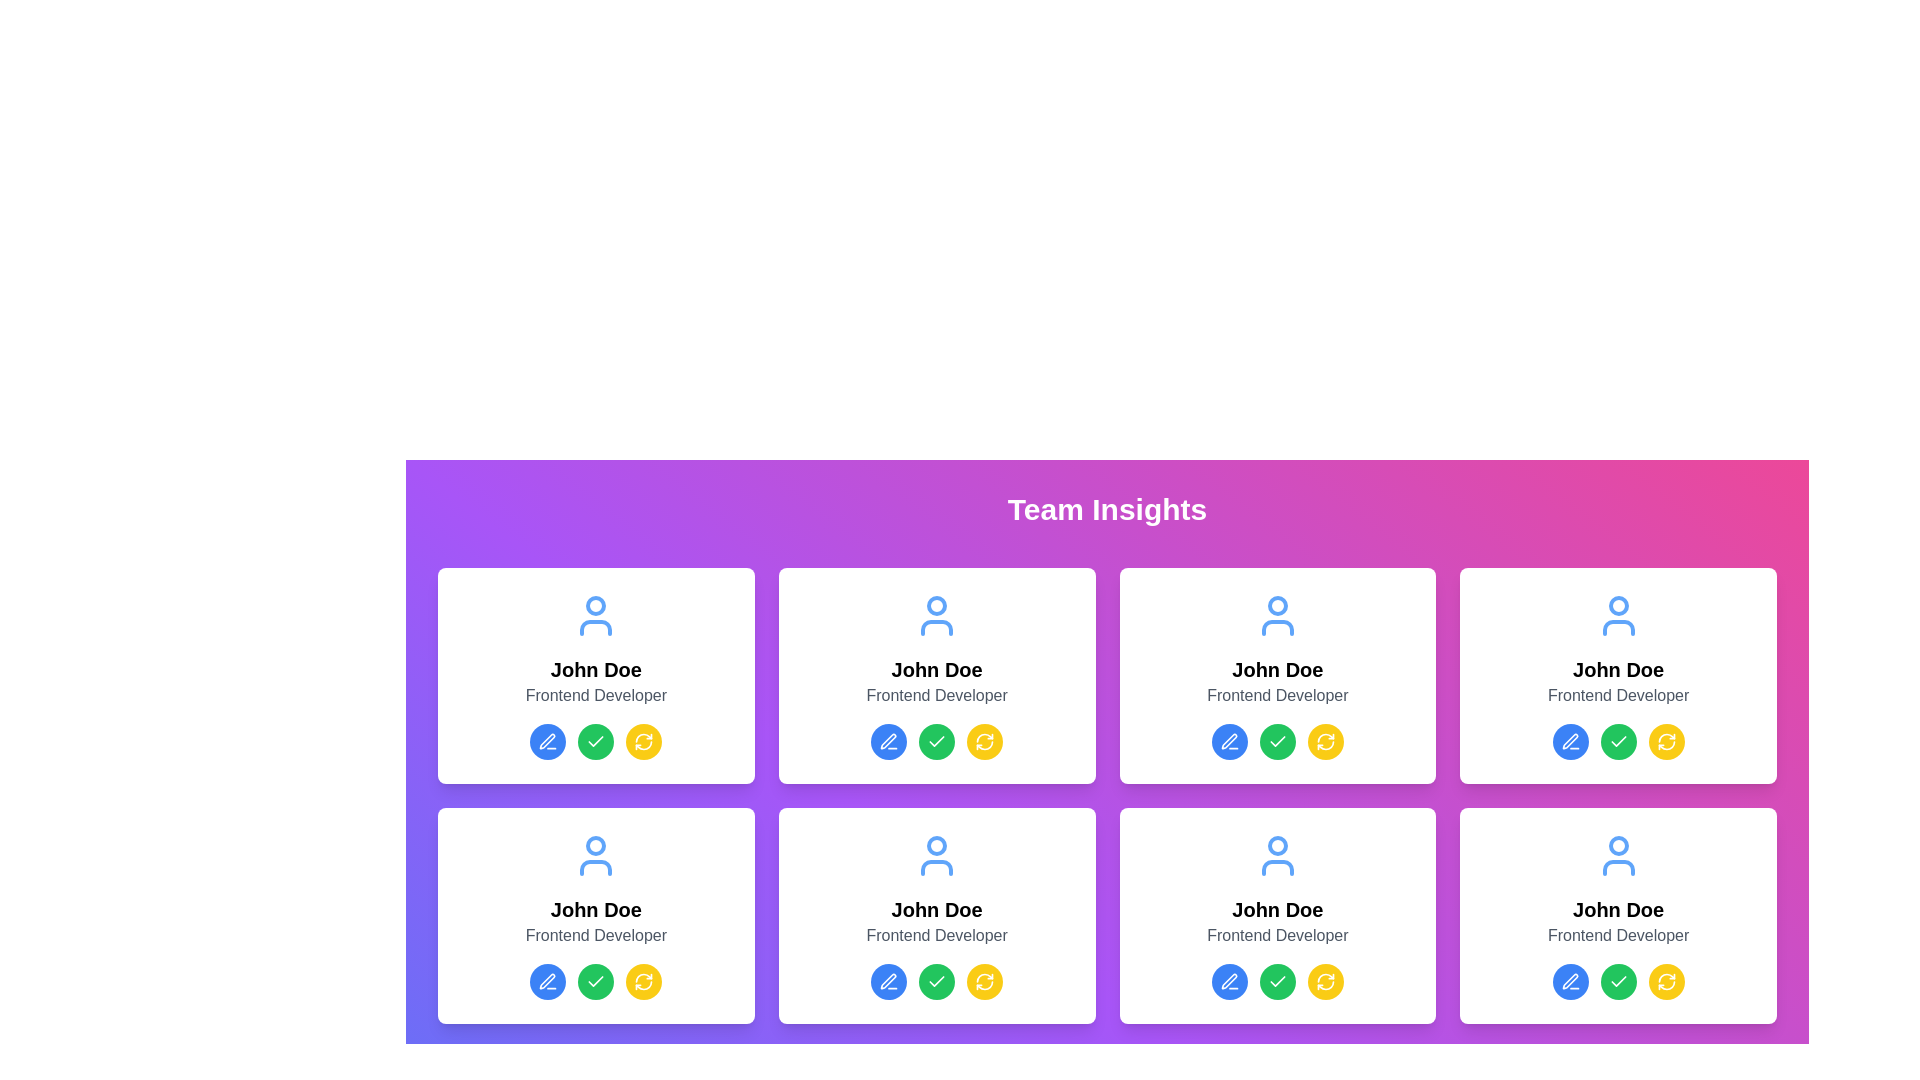 The height and width of the screenshot is (1080, 1920). Describe the element at coordinates (595, 615) in the screenshot. I see `the stylized blue user figure icon located at the top center of the card containing 'John Doe' and 'Frontend Developer'` at that location.